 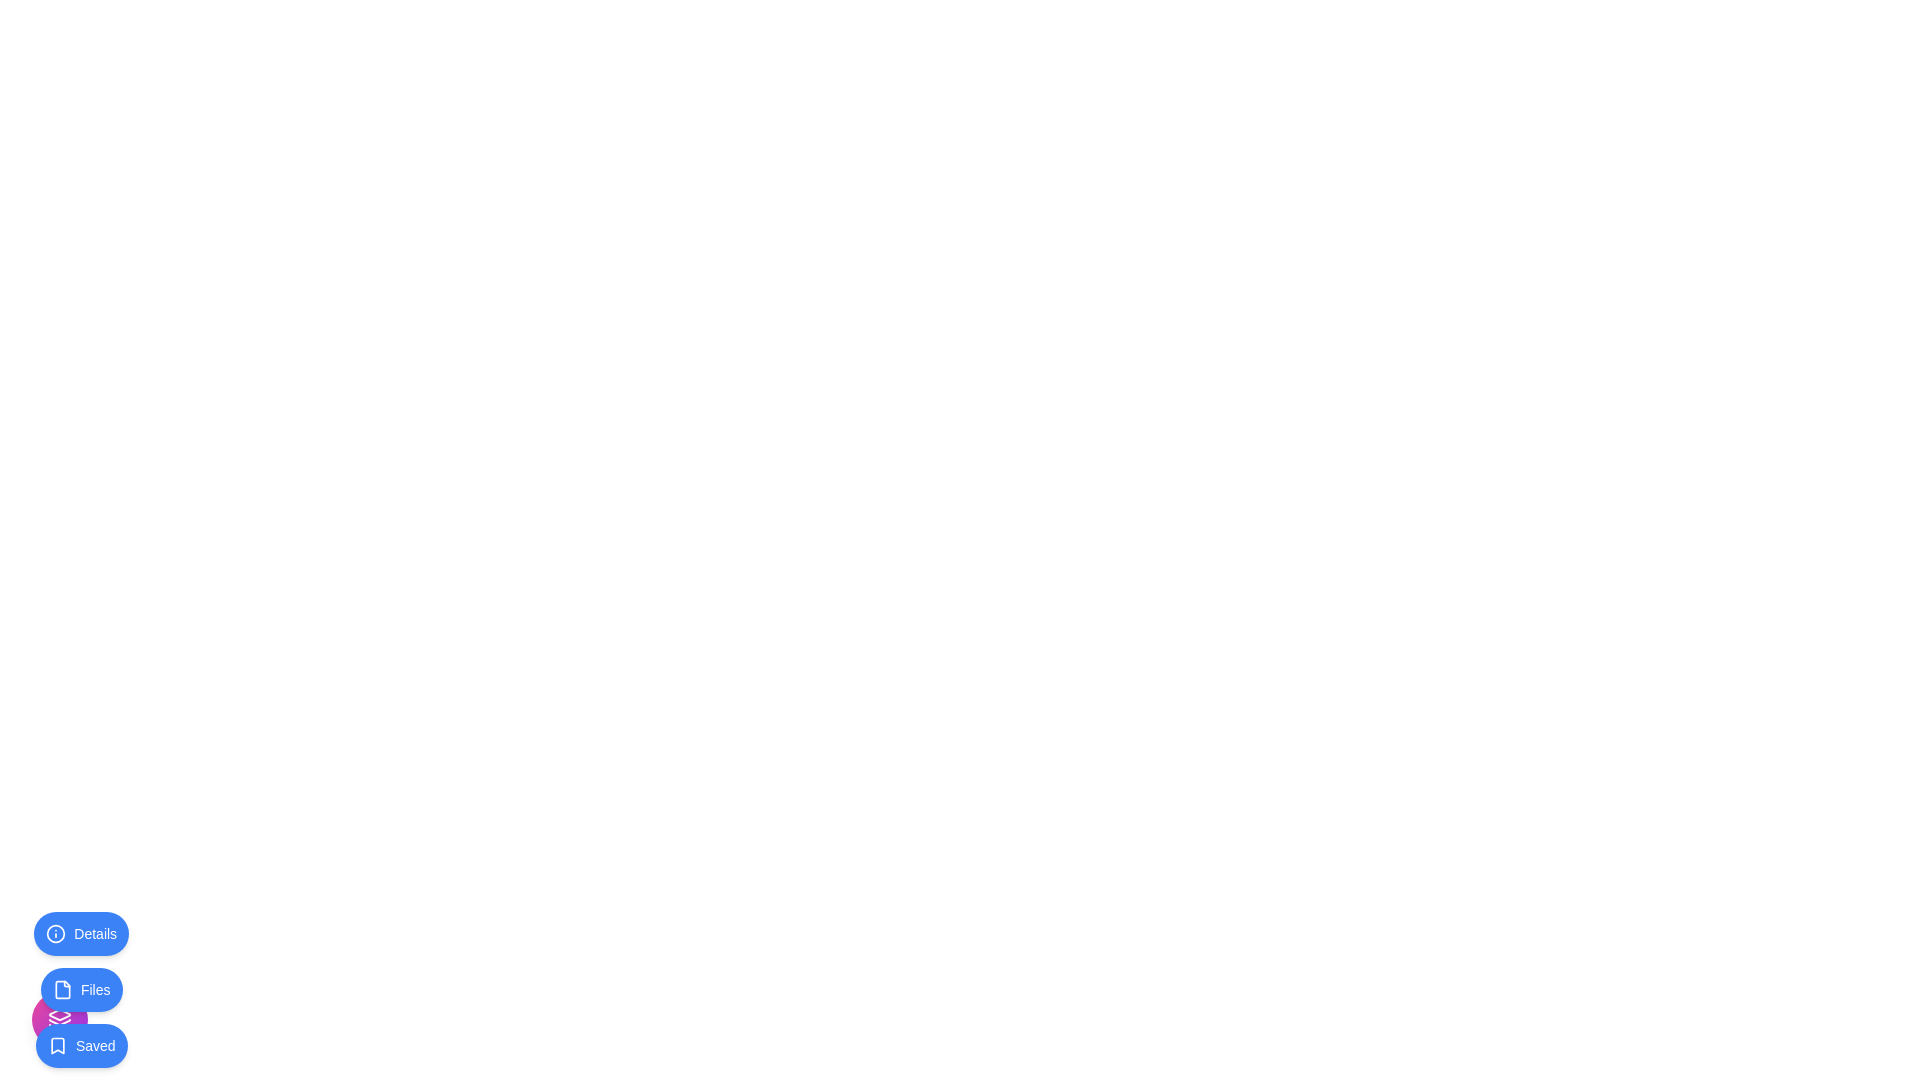 I want to click on the white information icon within the blue circular button labeled 'Details', so click(x=56, y=933).